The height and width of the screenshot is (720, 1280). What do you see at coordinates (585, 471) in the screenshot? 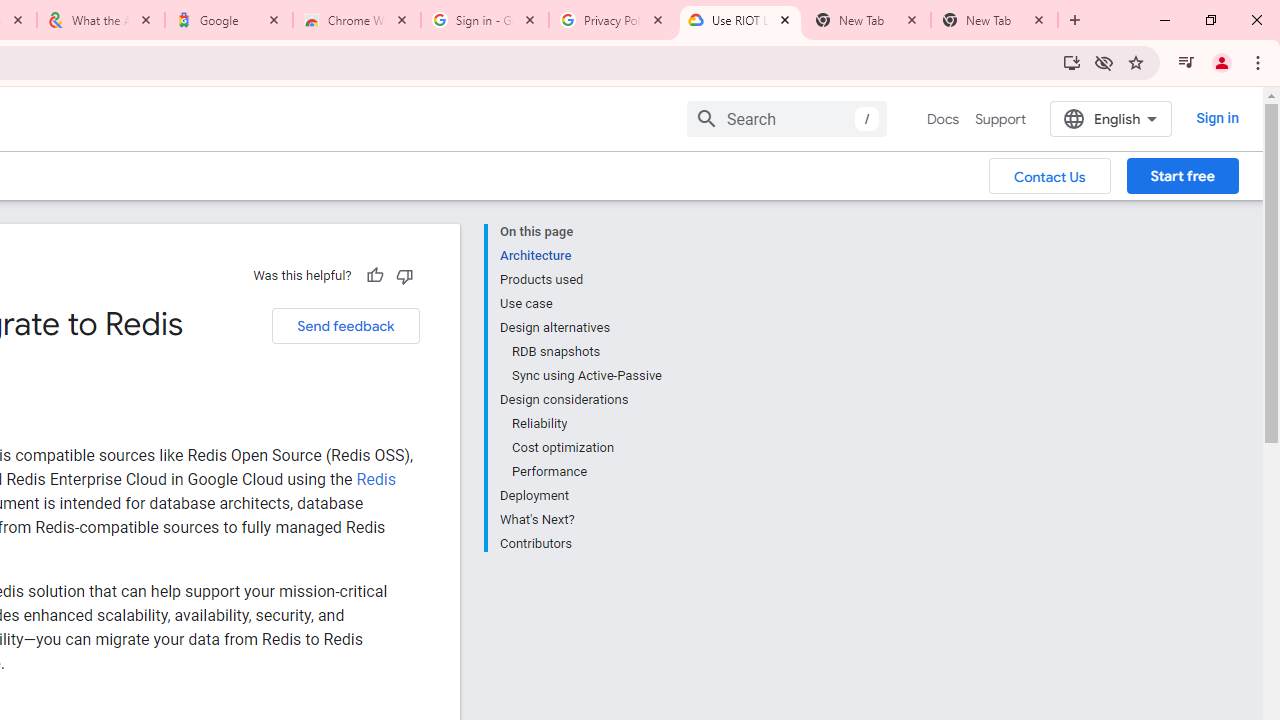
I see `'Performance'` at bounding box center [585, 471].